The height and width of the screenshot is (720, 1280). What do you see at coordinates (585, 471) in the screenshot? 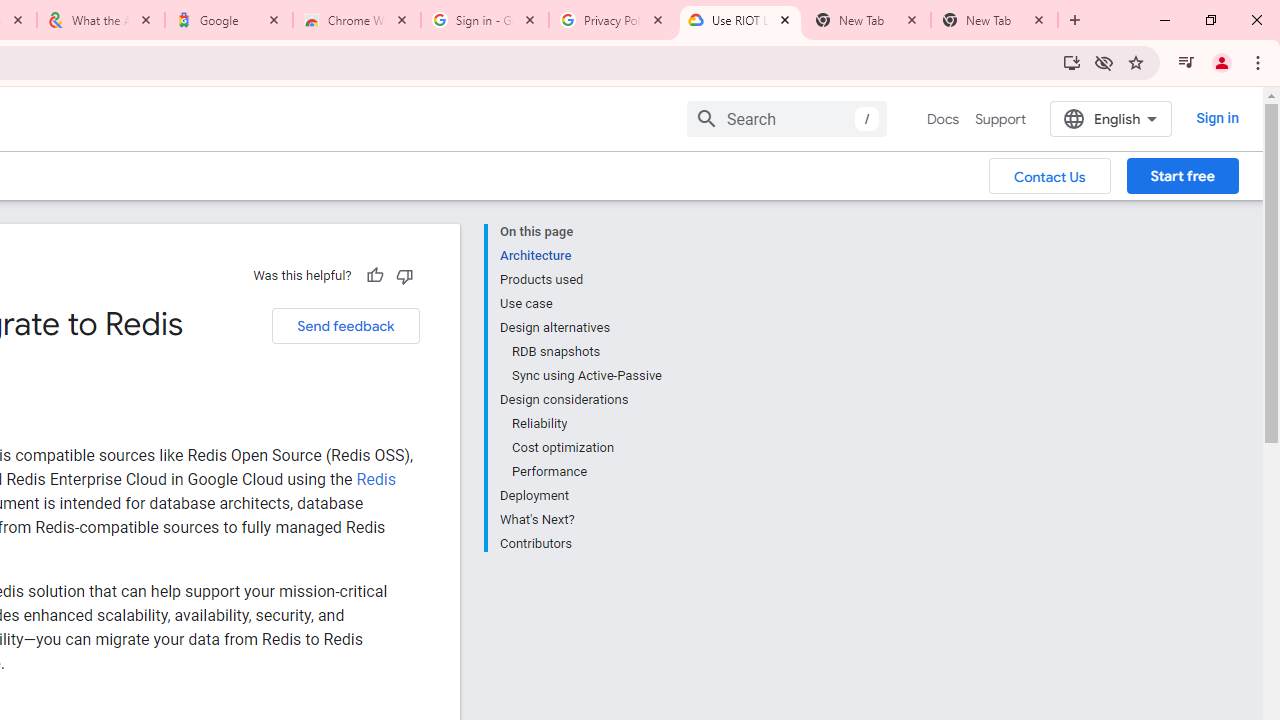
I see `'Performance'` at bounding box center [585, 471].